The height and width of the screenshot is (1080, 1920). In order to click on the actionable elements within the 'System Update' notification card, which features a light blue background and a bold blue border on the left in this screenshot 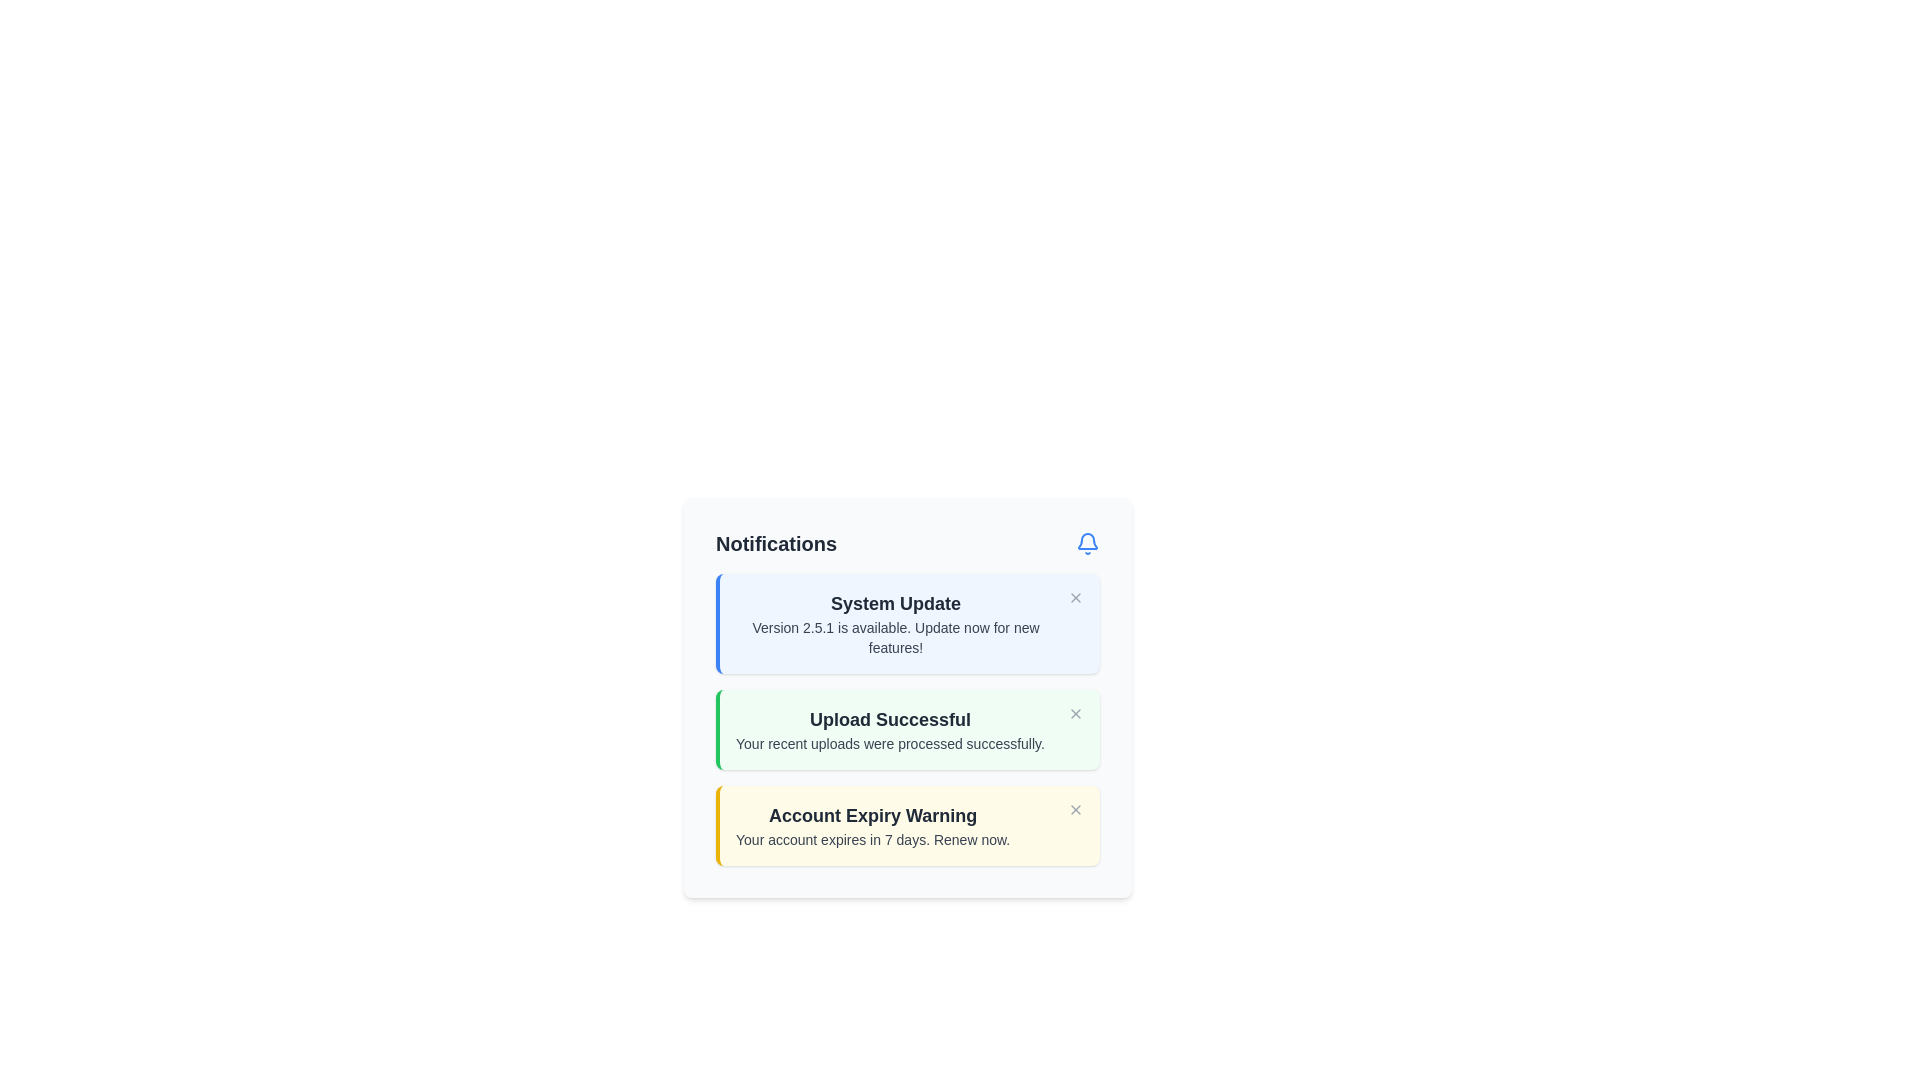, I will do `click(909, 623)`.